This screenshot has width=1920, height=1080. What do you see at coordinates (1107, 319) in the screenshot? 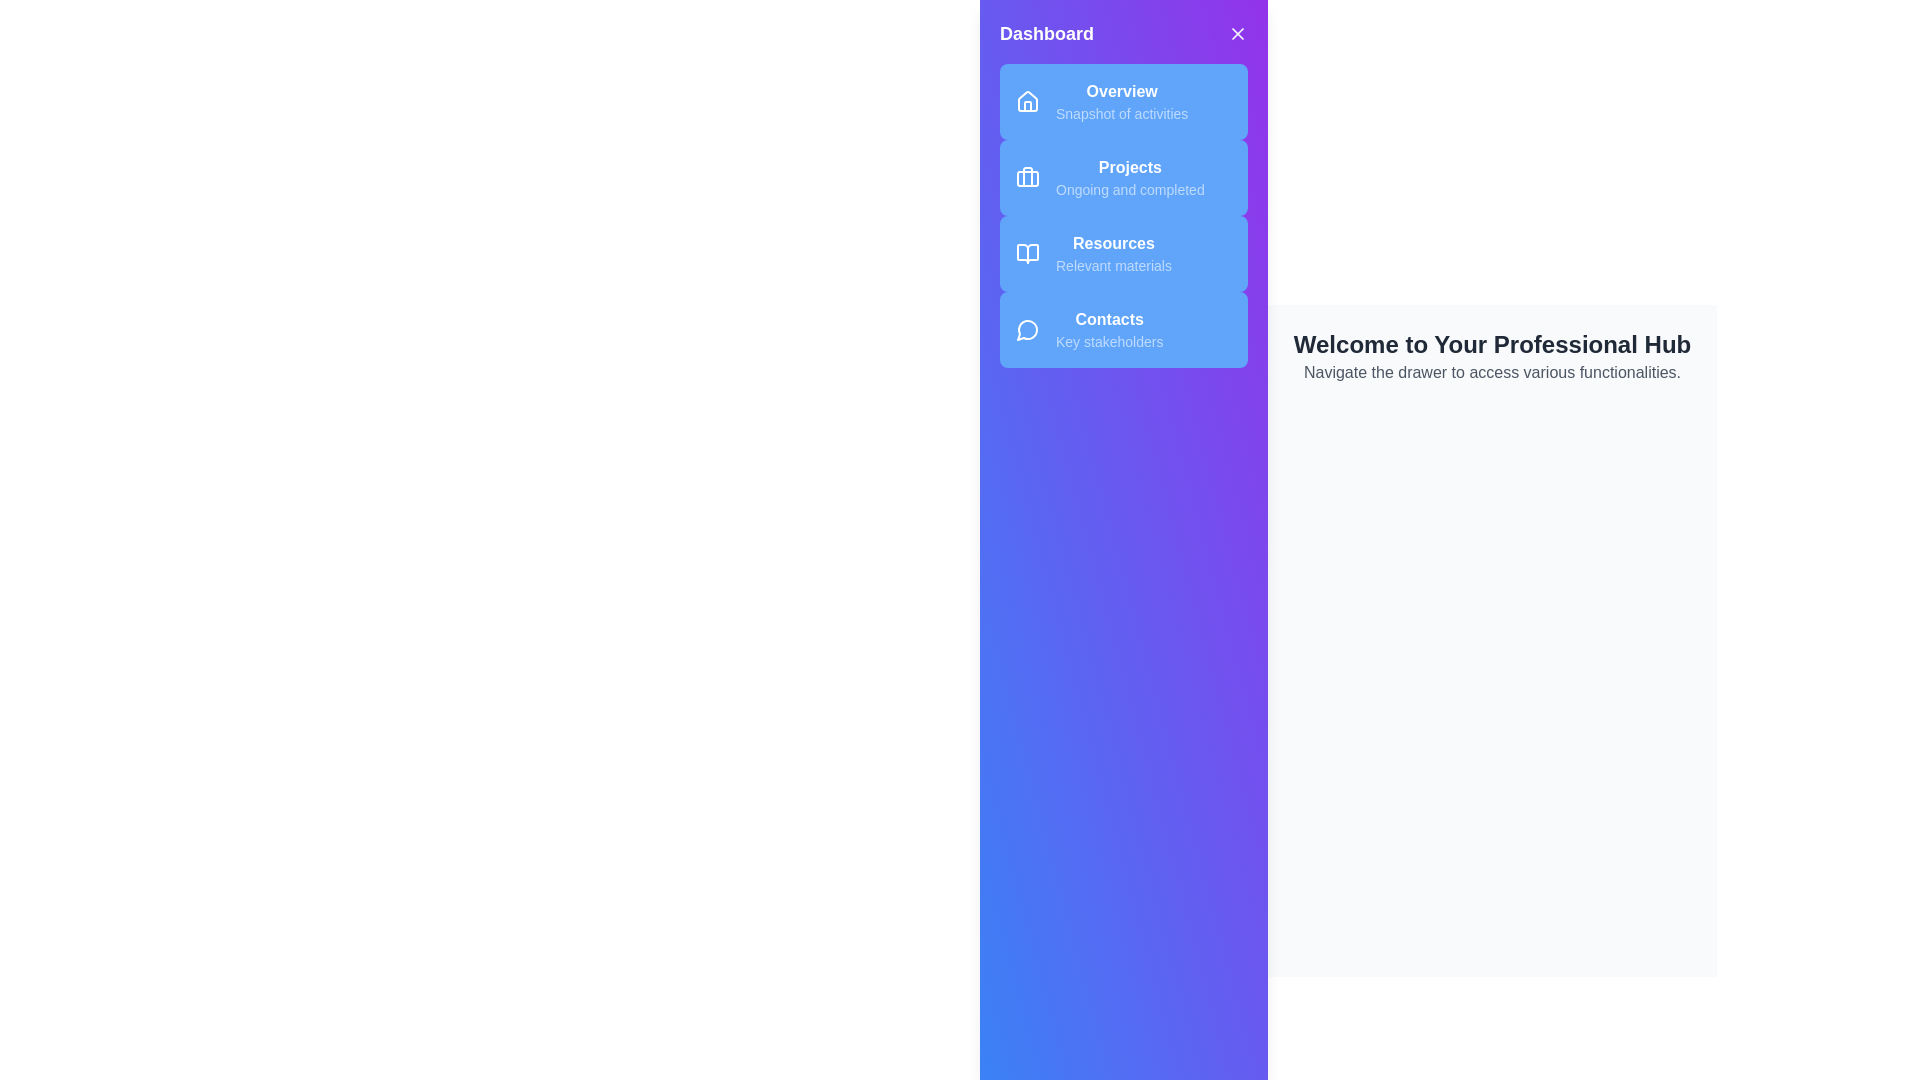
I see `the text element labeled Contacts to interact with it` at bounding box center [1107, 319].